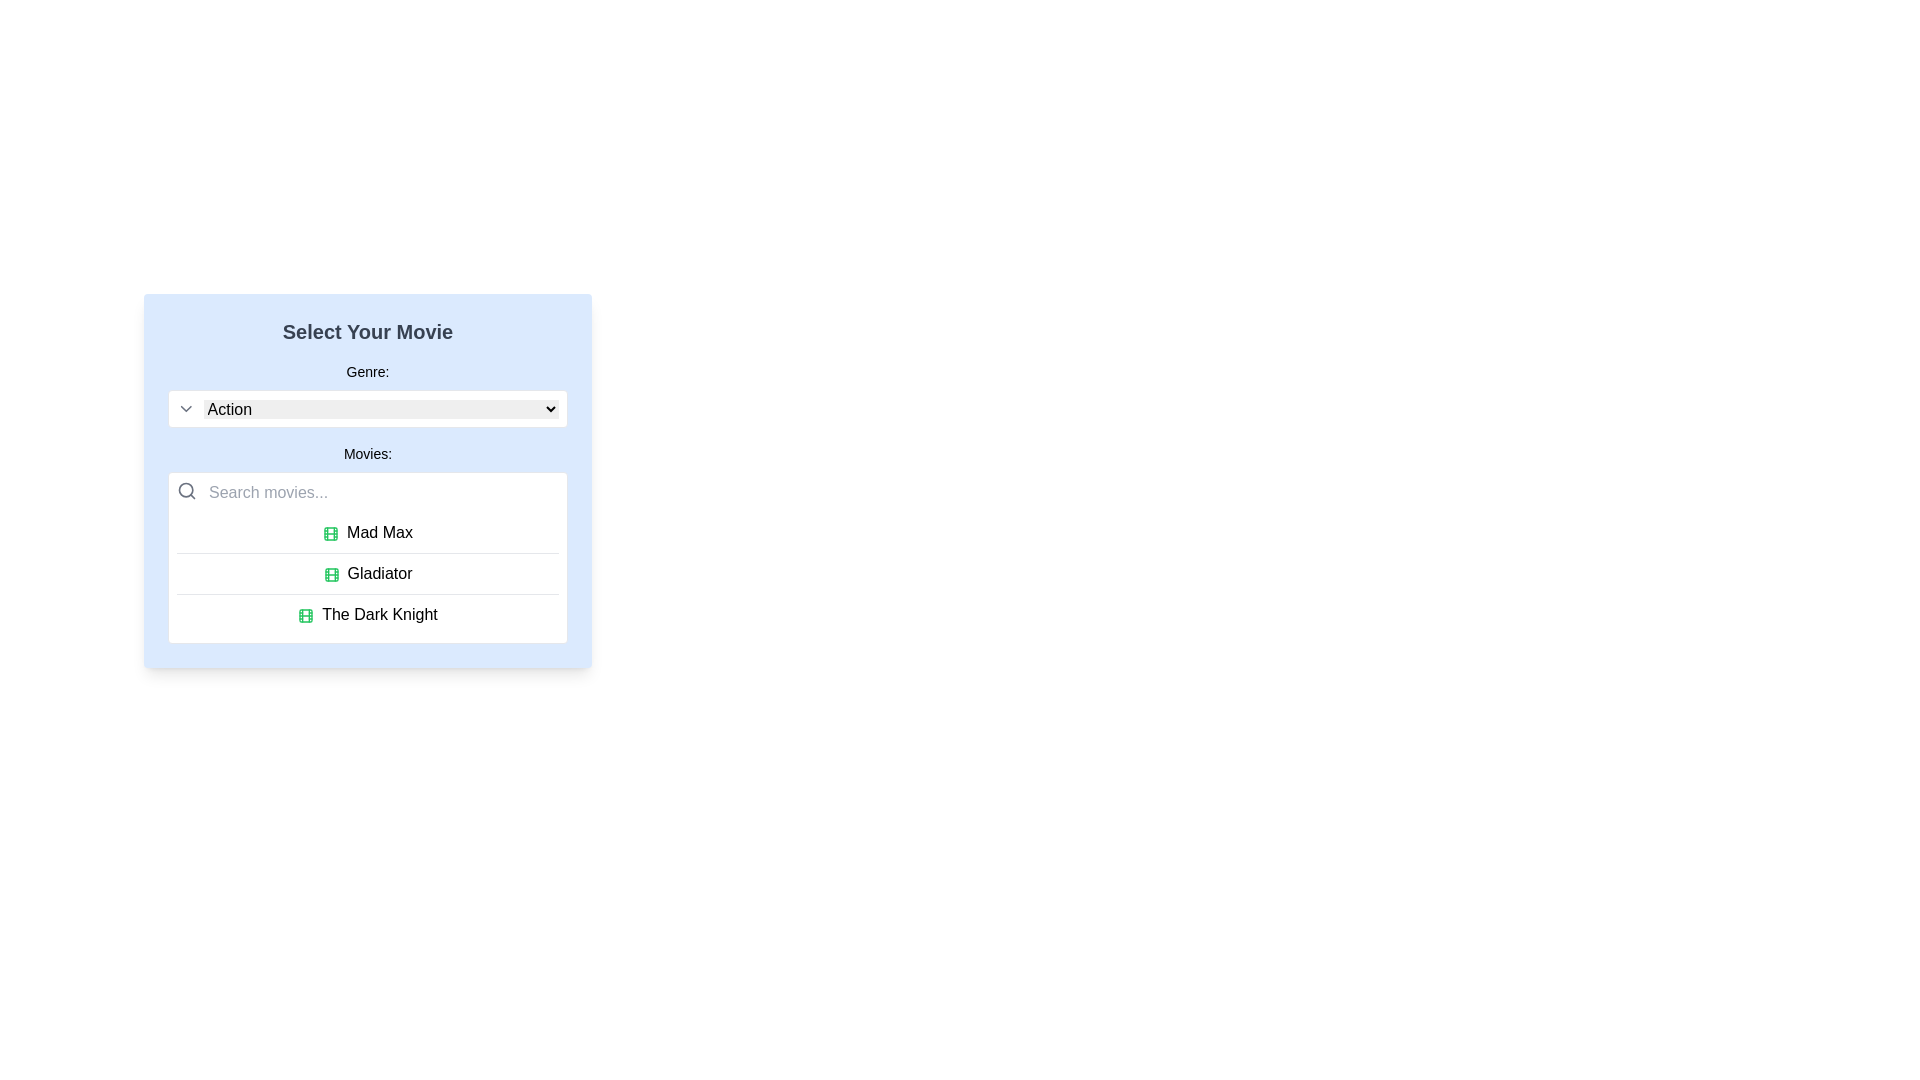  Describe the element at coordinates (368, 574) in the screenshot. I see `the selectable movie title list located in the lower portion of the 'Movies' panel` at that location.